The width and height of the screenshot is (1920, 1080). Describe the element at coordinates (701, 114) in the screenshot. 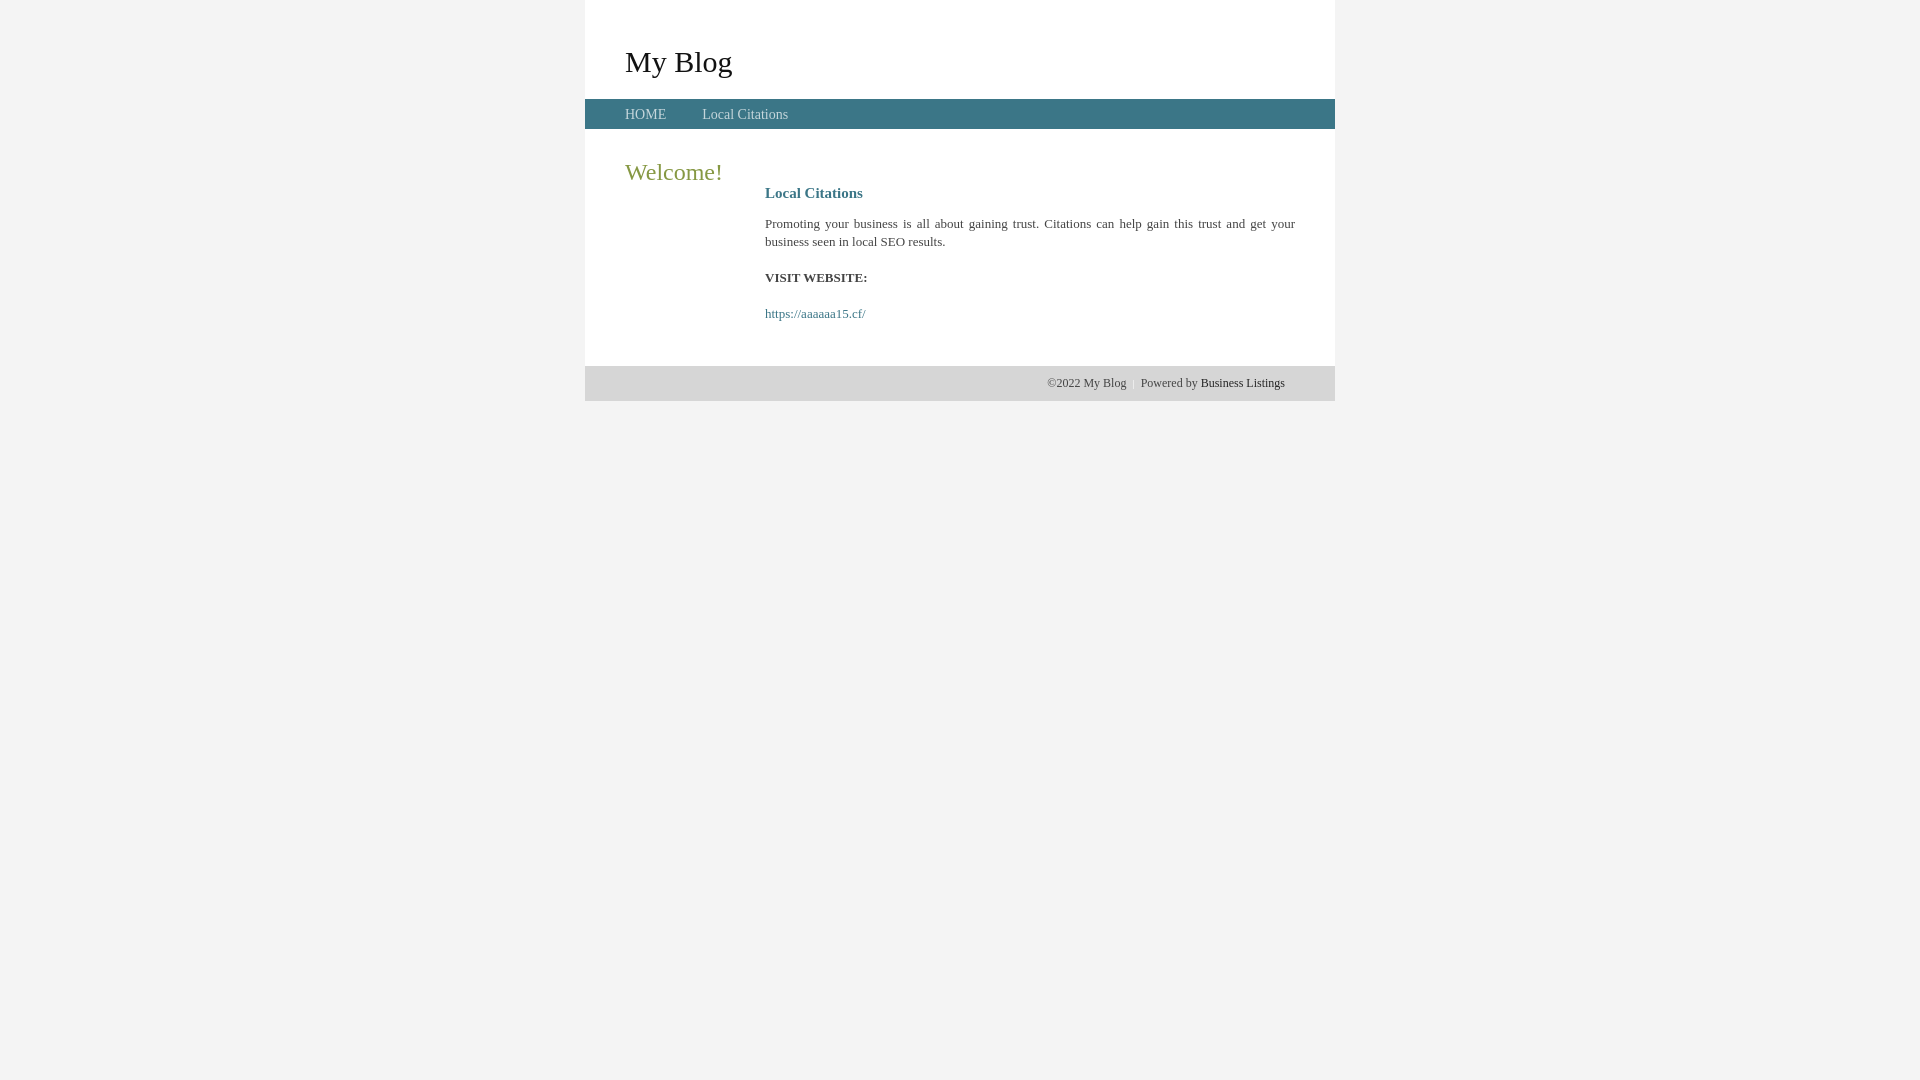

I see `'Local Citations'` at that location.